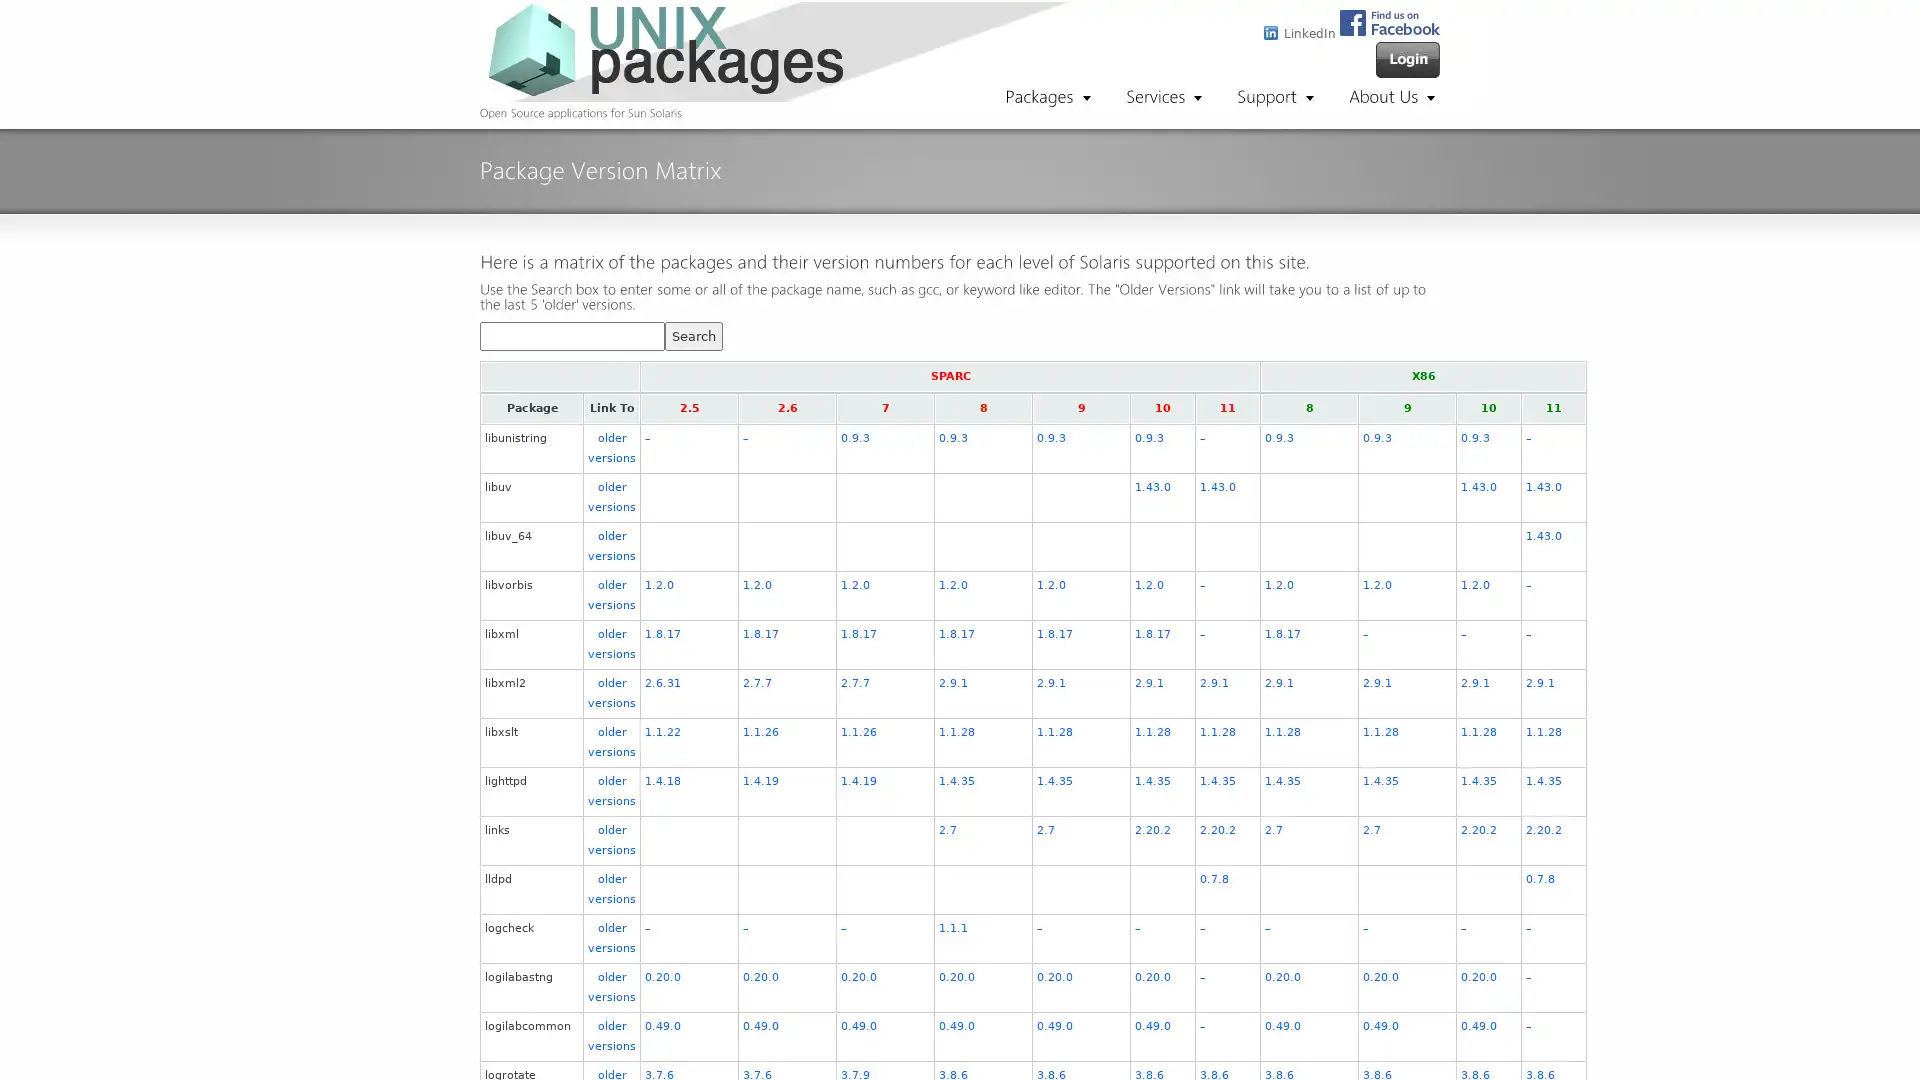  I want to click on Search, so click(694, 334).